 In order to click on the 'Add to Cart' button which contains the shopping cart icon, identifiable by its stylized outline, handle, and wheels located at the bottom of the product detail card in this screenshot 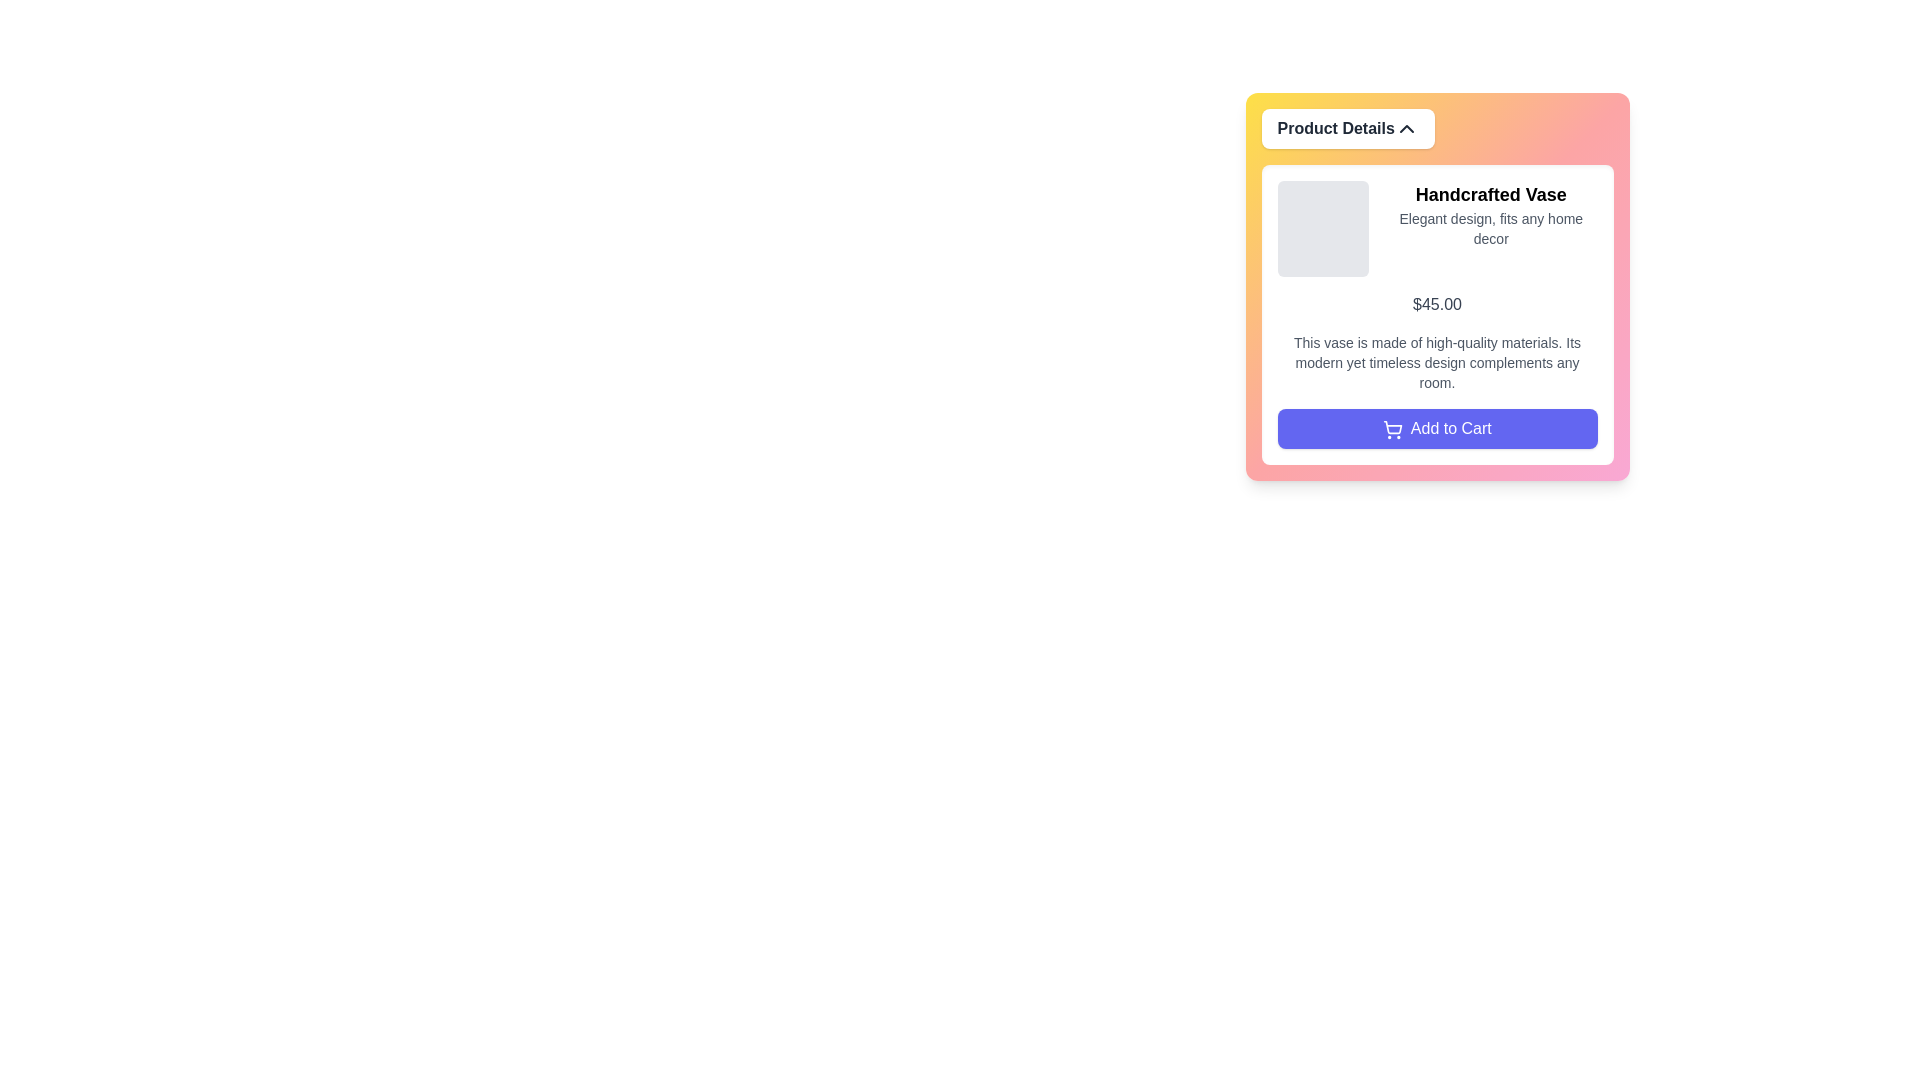, I will do `click(1392, 426)`.